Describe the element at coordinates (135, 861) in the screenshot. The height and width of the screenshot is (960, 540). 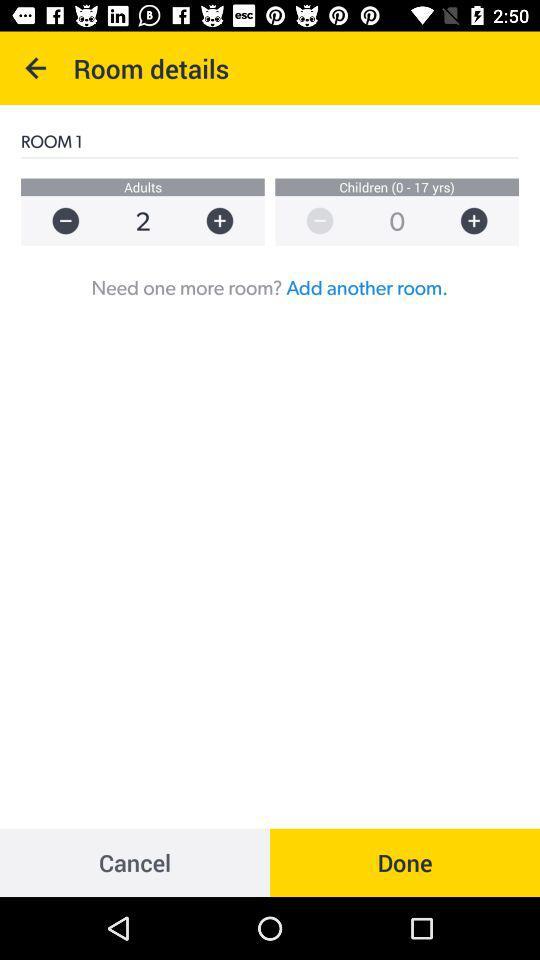
I see `cancel` at that location.